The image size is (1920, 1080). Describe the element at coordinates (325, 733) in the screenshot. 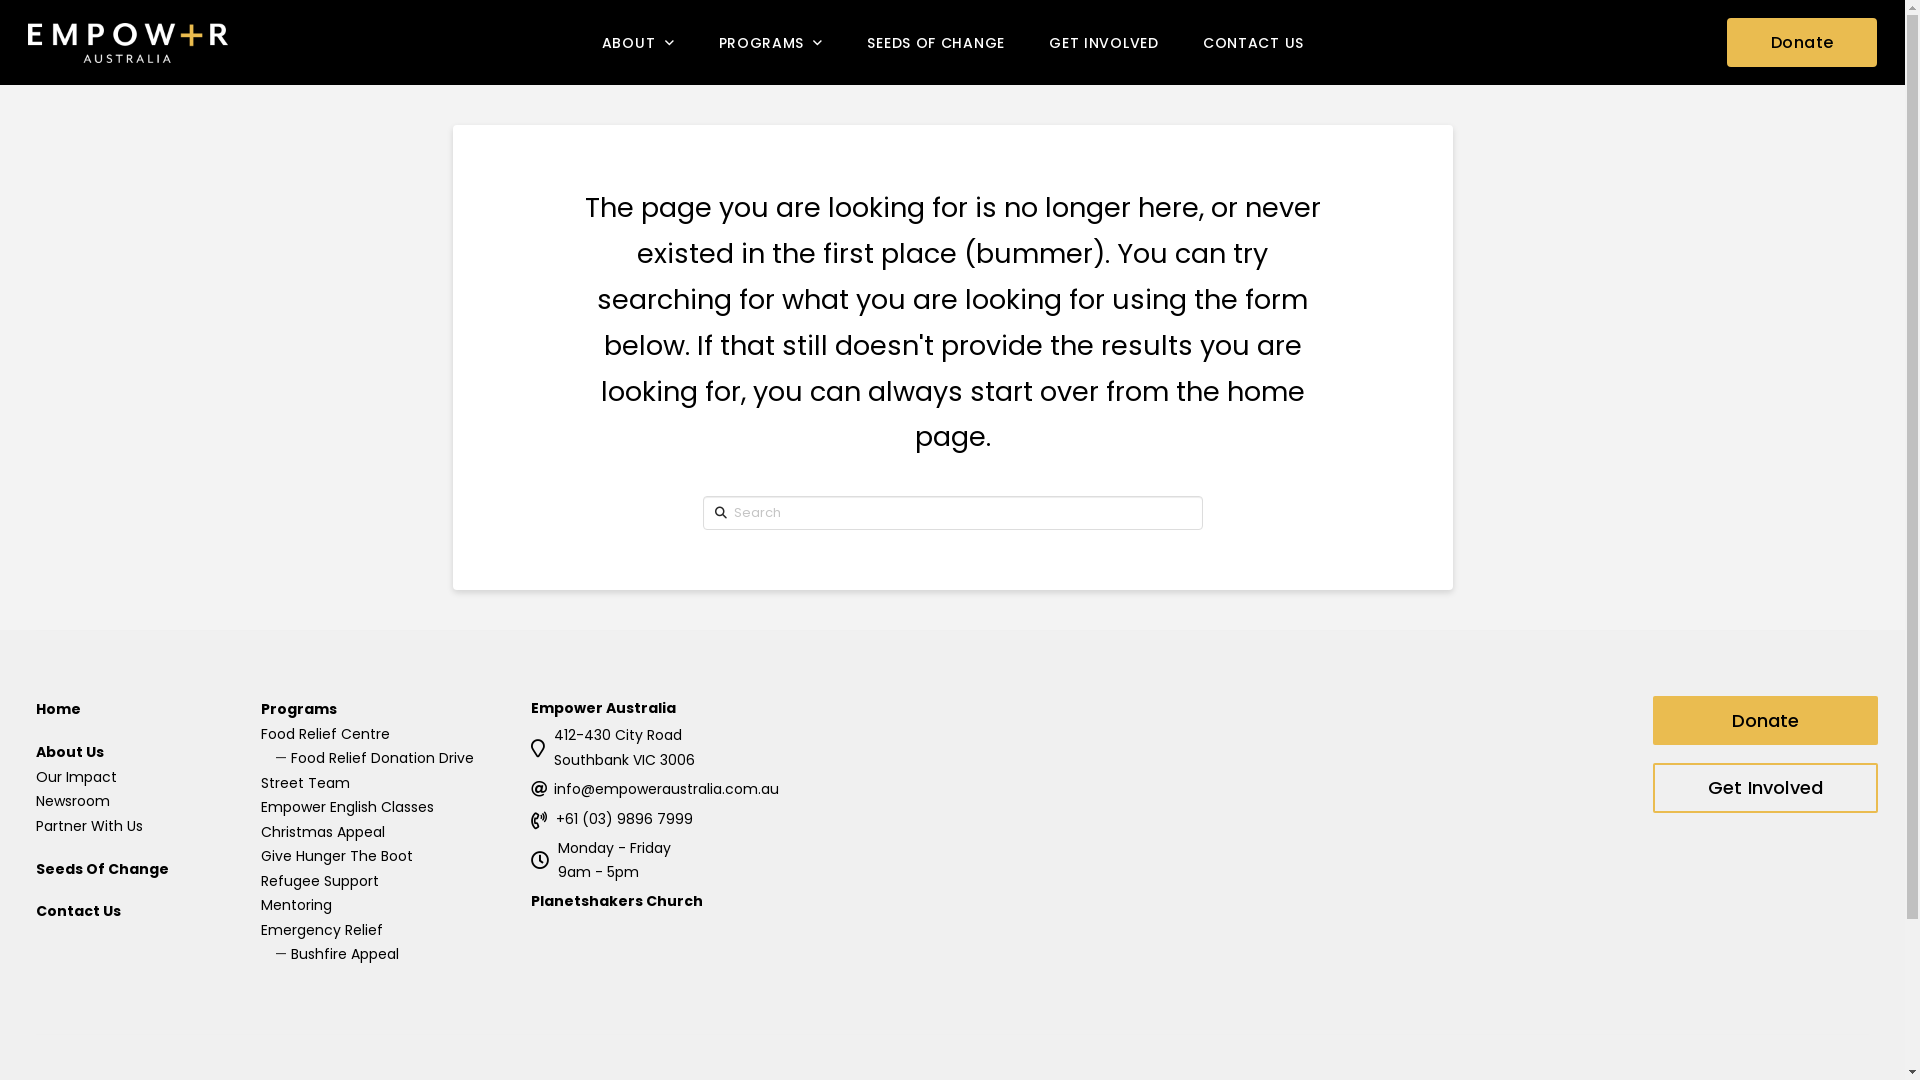

I see `'Food Relief Centre'` at that location.